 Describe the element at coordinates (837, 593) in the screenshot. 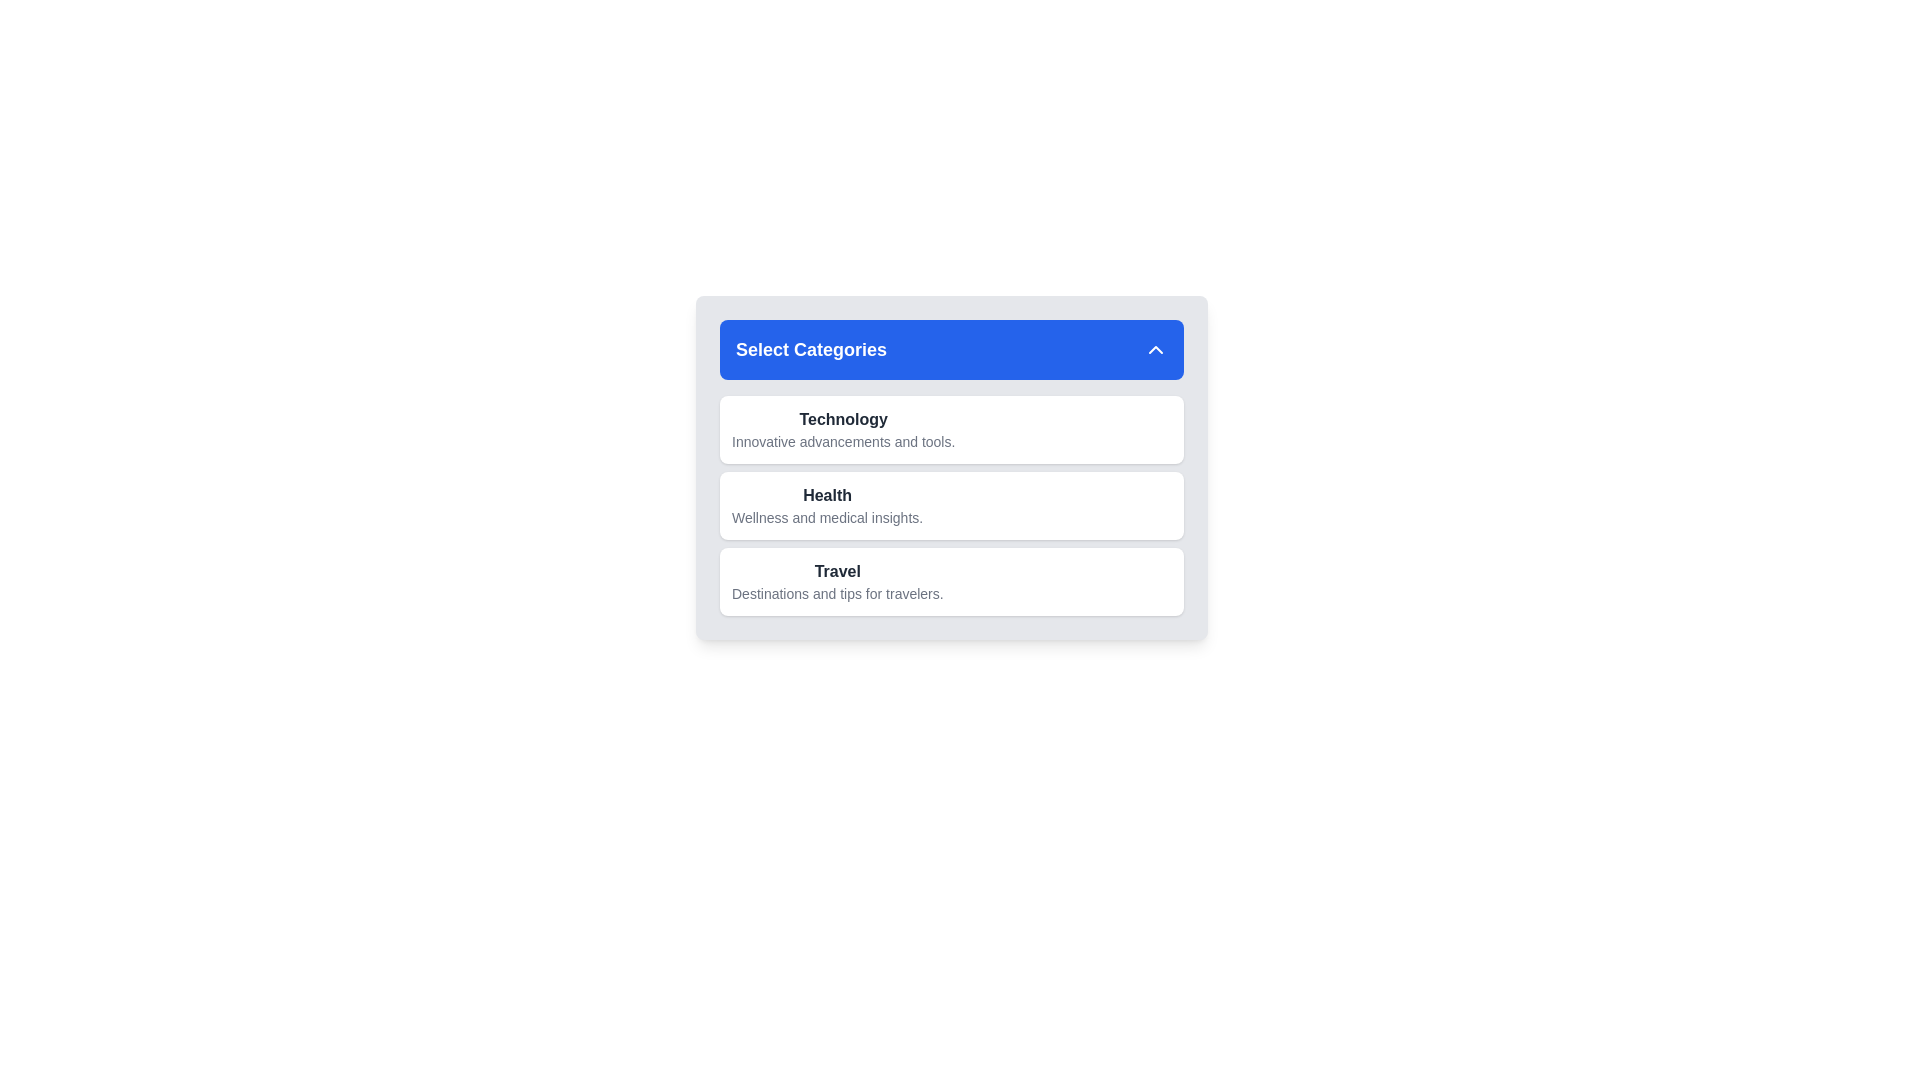

I see `text label that says 'Destinations and tips for travelers.' positioned beneath the 'Travel' heading` at that location.